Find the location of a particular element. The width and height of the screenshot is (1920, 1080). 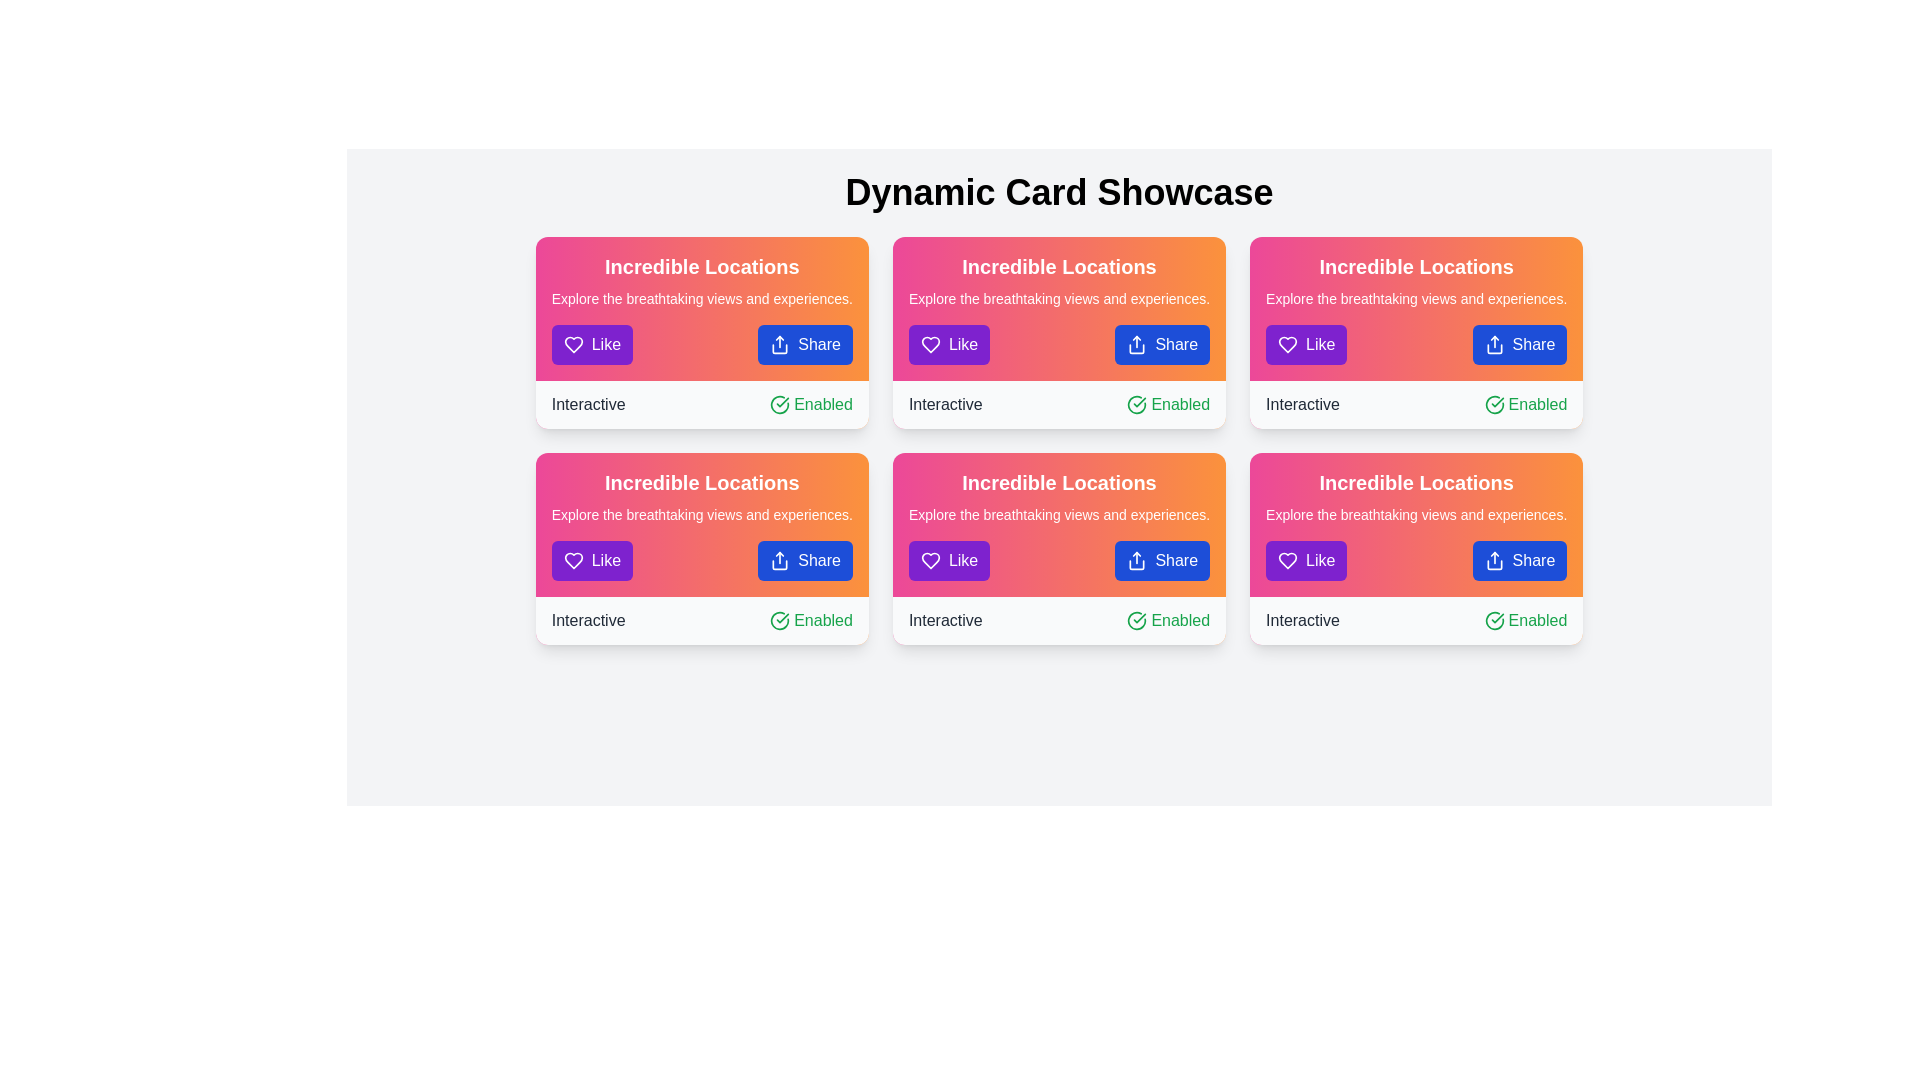

the 'like' icon in the third card of the first row is located at coordinates (1288, 343).